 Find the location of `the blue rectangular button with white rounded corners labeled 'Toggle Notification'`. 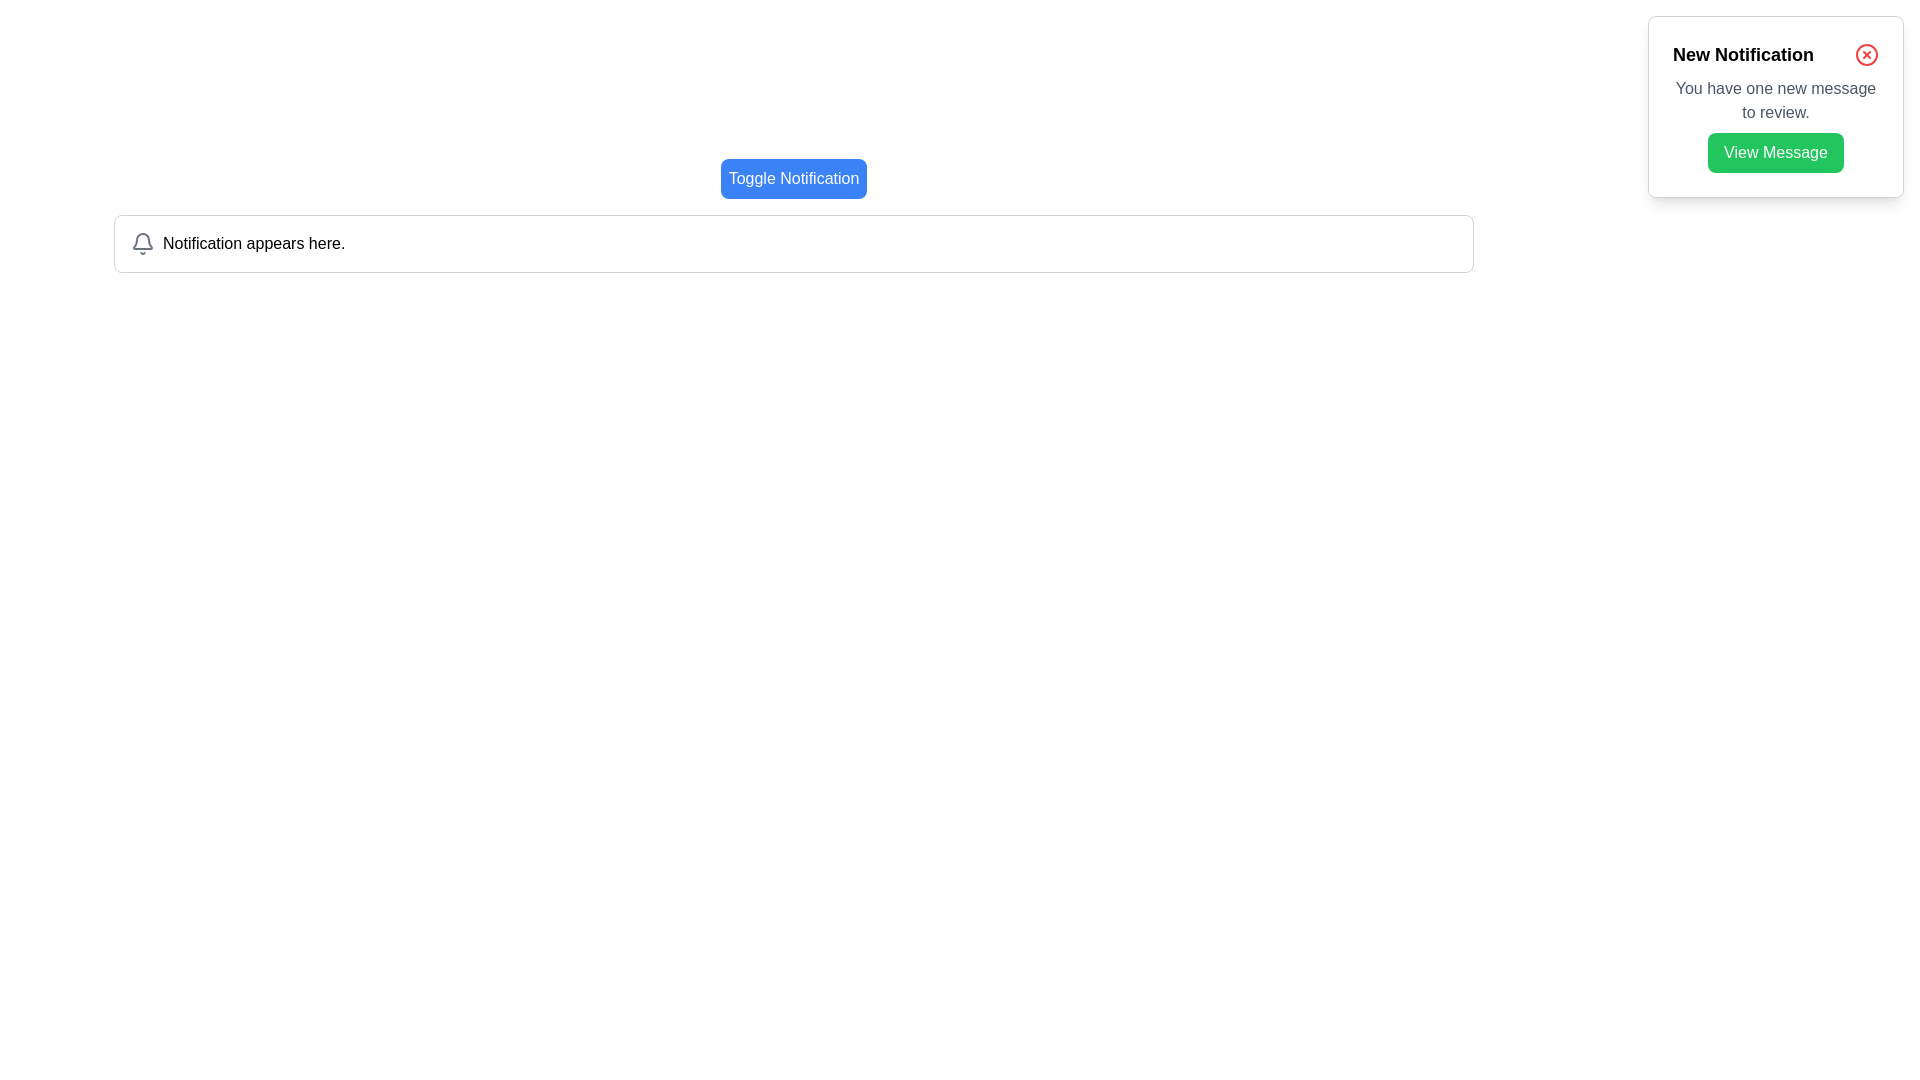

the blue rectangular button with white rounded corners labeled 'Toggle Notification' is located at coordinates (792, 177).